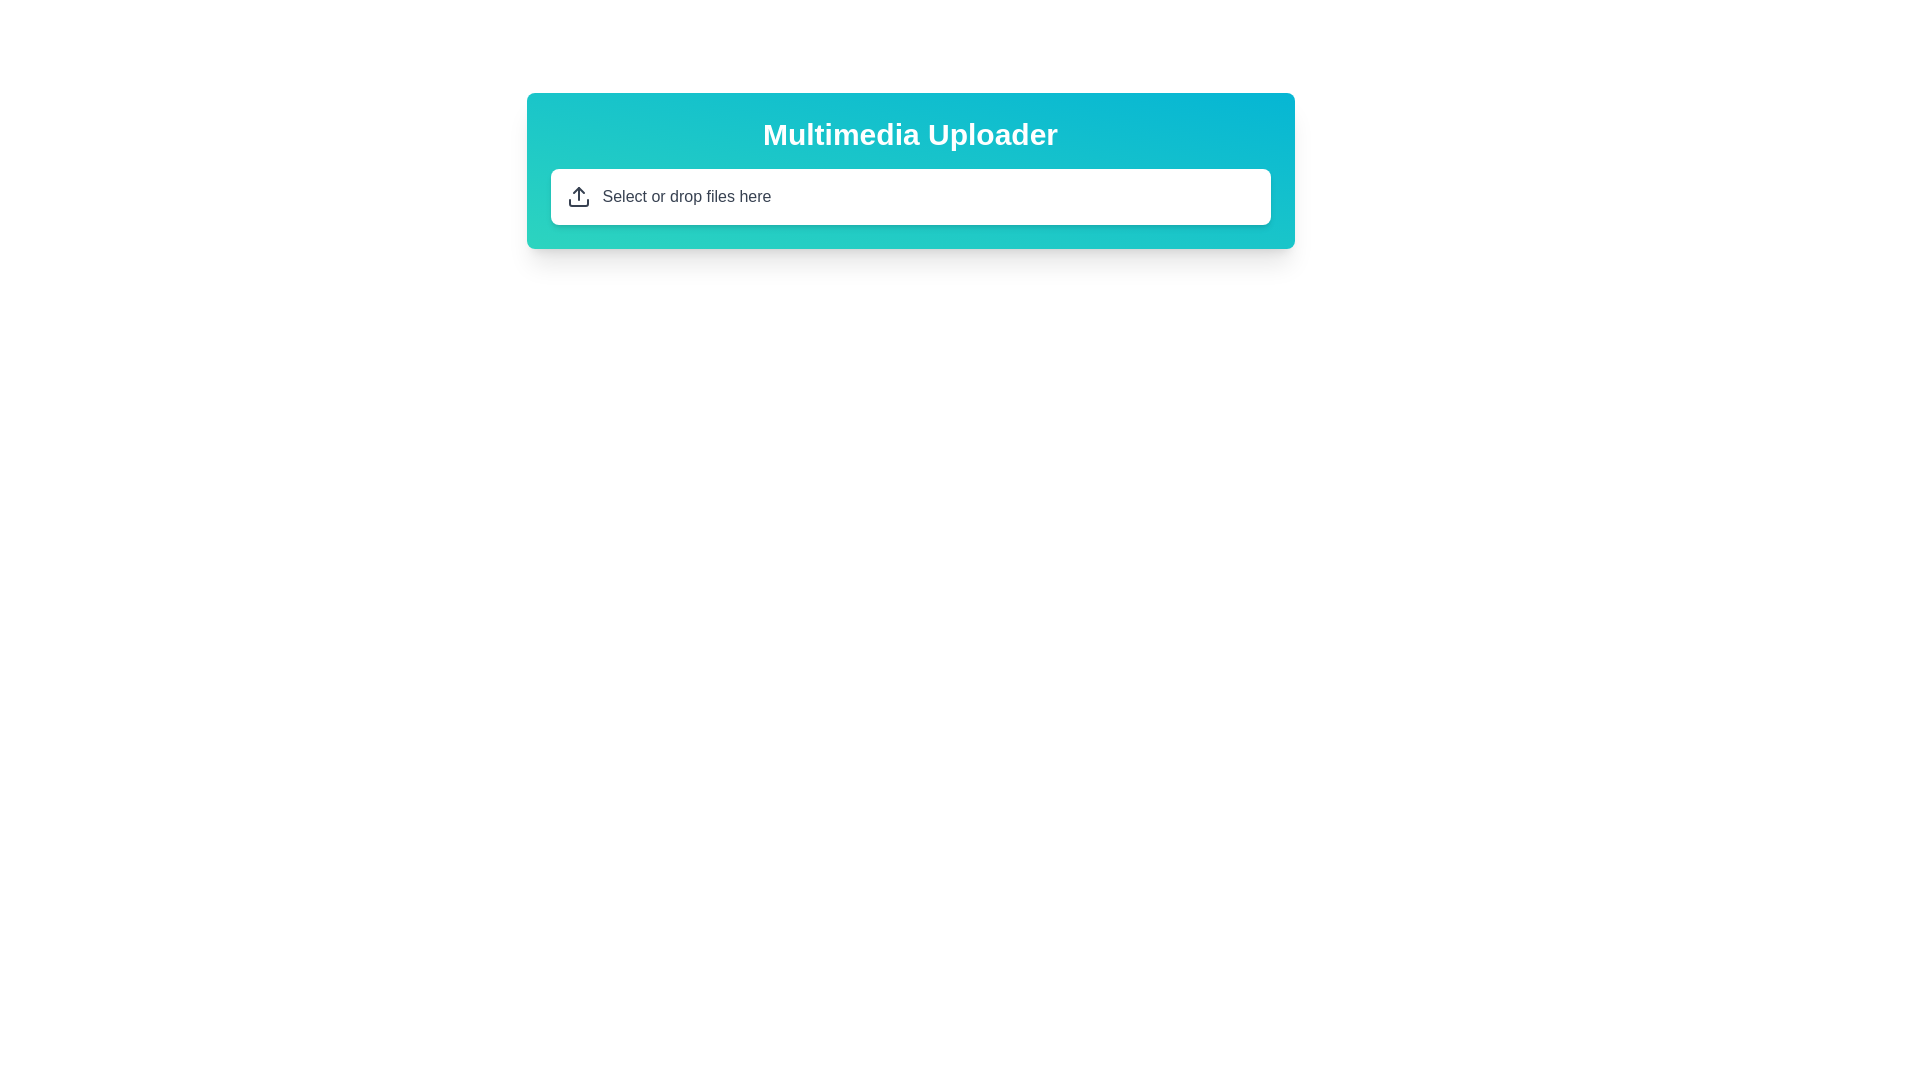  Describe the element at coordinates (577, 196) in the screenshot. I see `the upload icon located on the left side of the rectangular area containing the text 'Select or drop files here.'` at that location.